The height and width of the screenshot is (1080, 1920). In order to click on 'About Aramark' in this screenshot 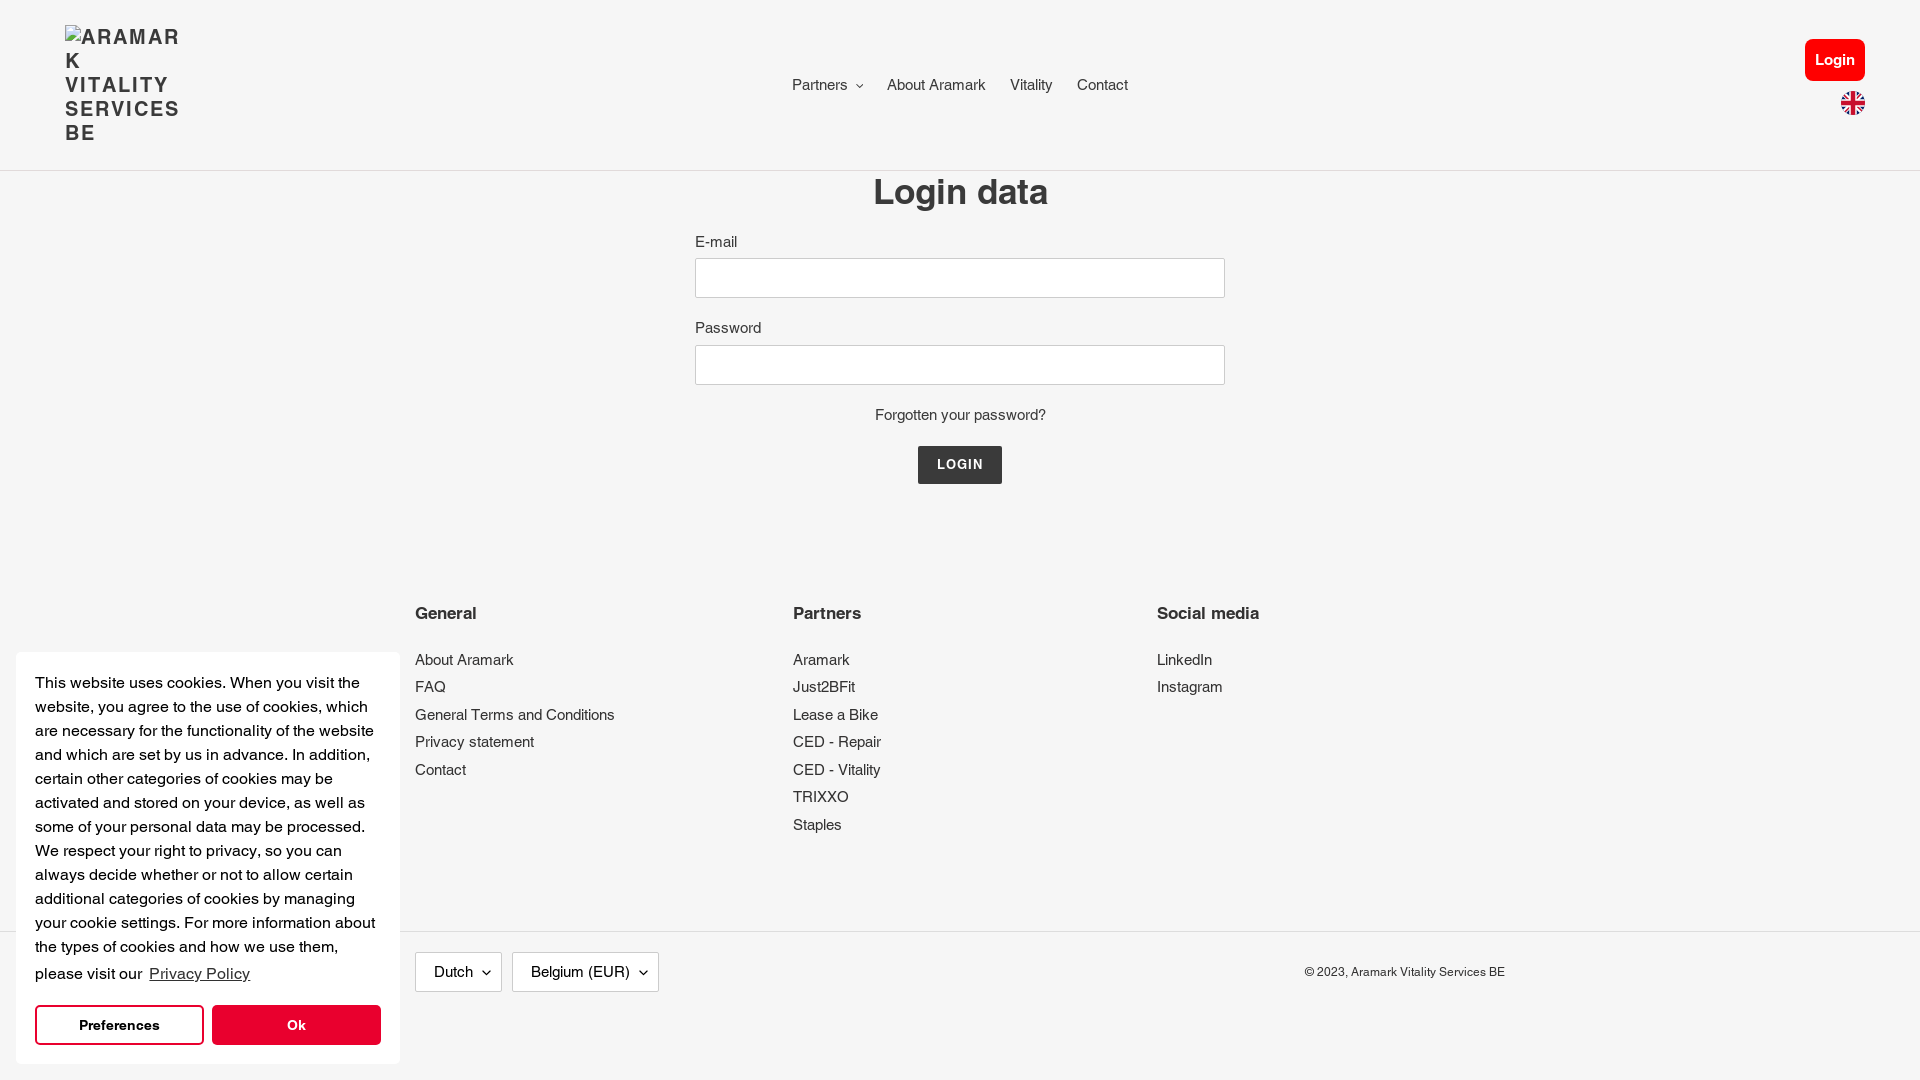, I will do `click(463, 659)`.